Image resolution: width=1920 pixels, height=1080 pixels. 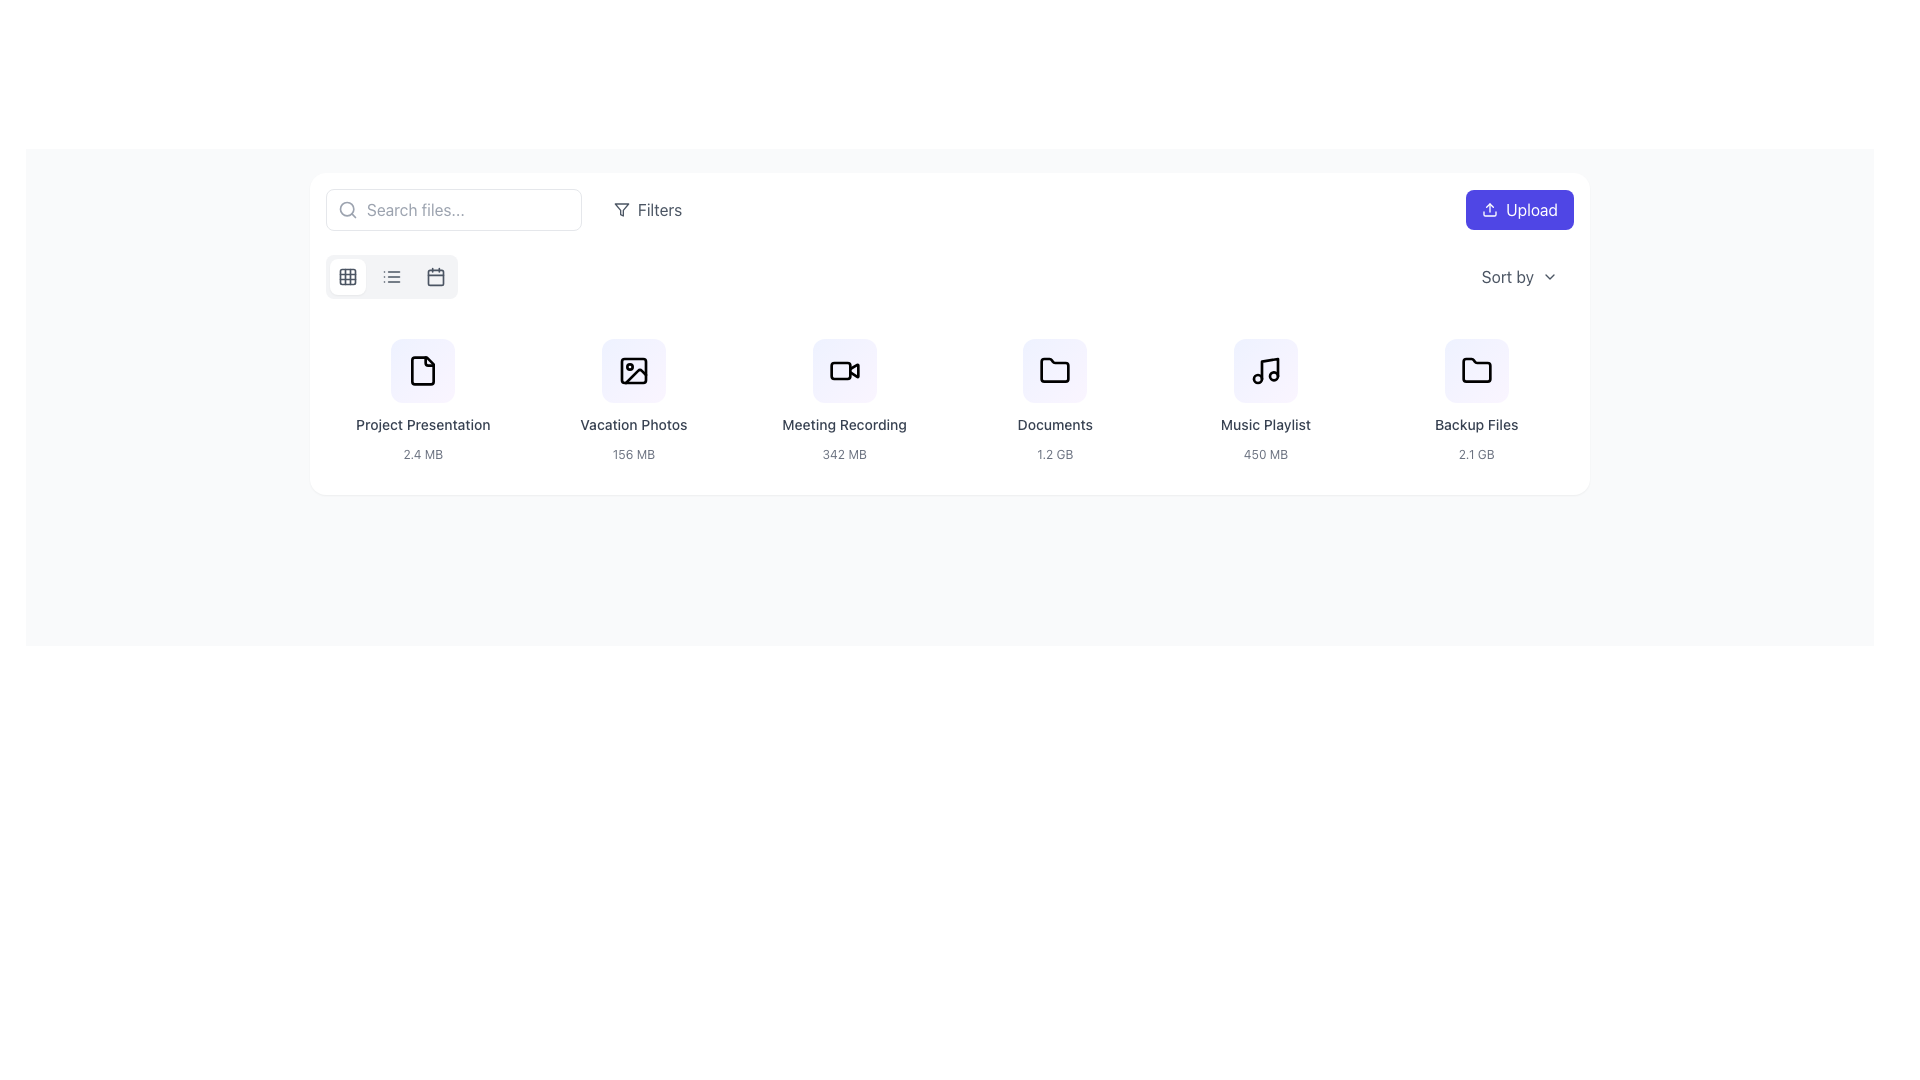 What do you see at coordinates (1265, 370) in the screenshot?
I see `the music note icon labeled 'Music Playlist'` at bounding box center [1265, 370].